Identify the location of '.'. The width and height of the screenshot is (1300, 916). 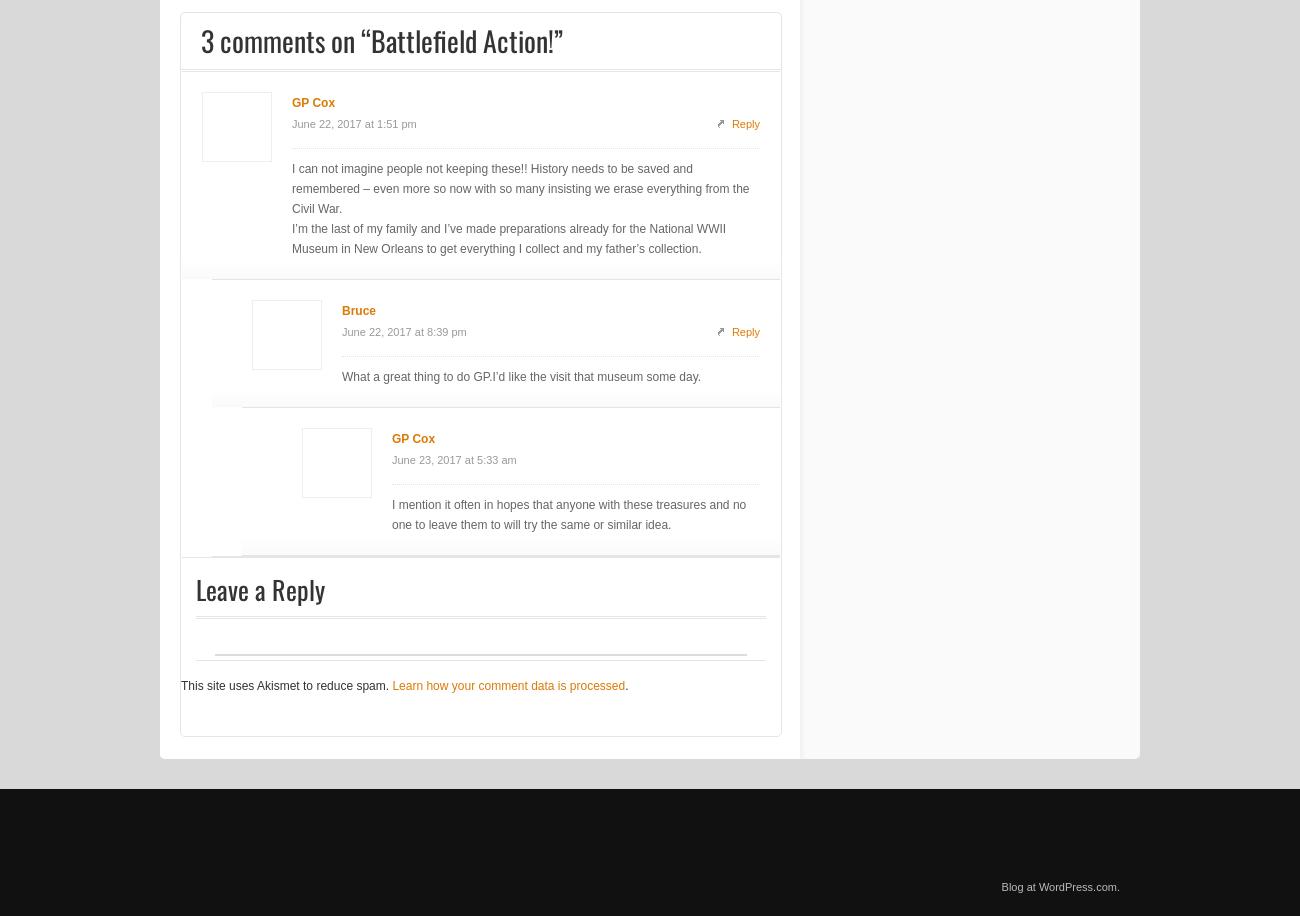
(626, 849).